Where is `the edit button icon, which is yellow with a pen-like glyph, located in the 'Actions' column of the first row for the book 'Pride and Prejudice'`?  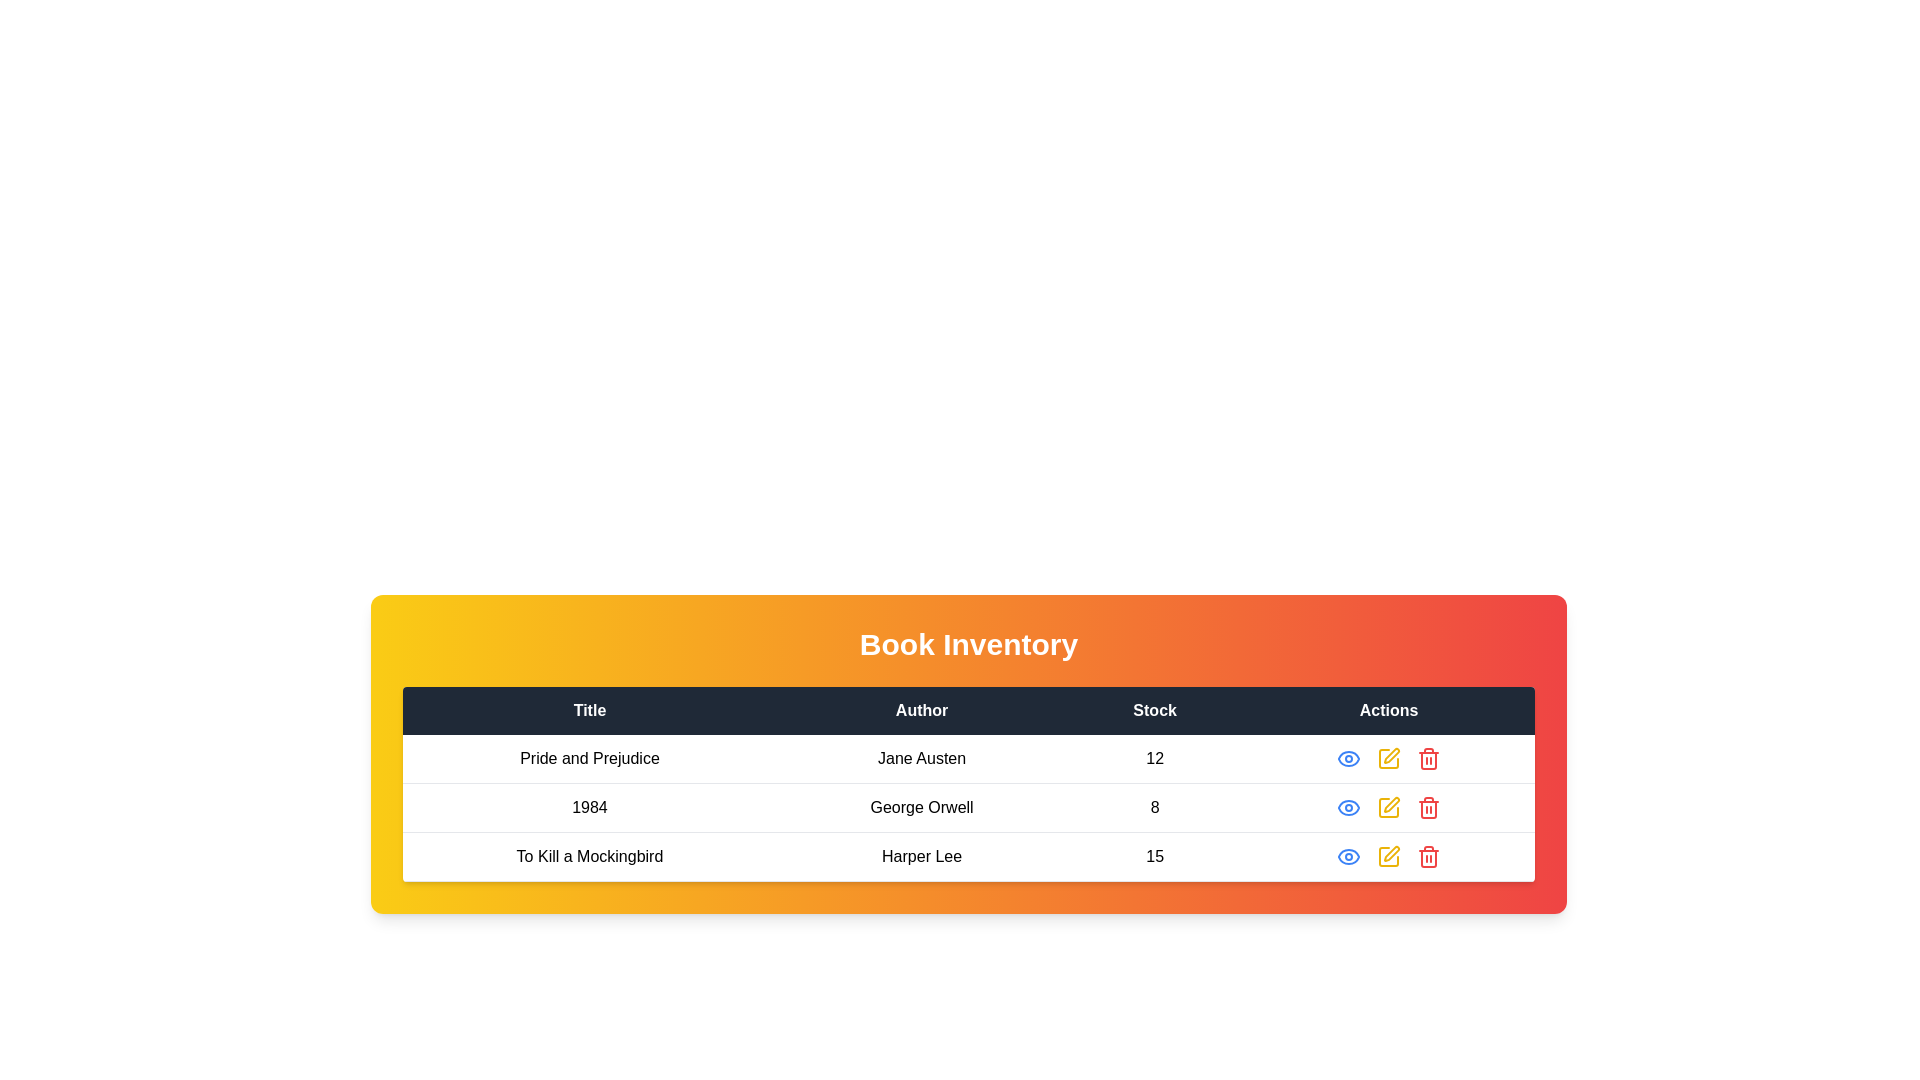 the edit button icon, which is yellow with a pen-like glyph, located in the 'Actions' column of the first row for the book 'Pride and Prejudice' is located at coordinates (1391, 756).